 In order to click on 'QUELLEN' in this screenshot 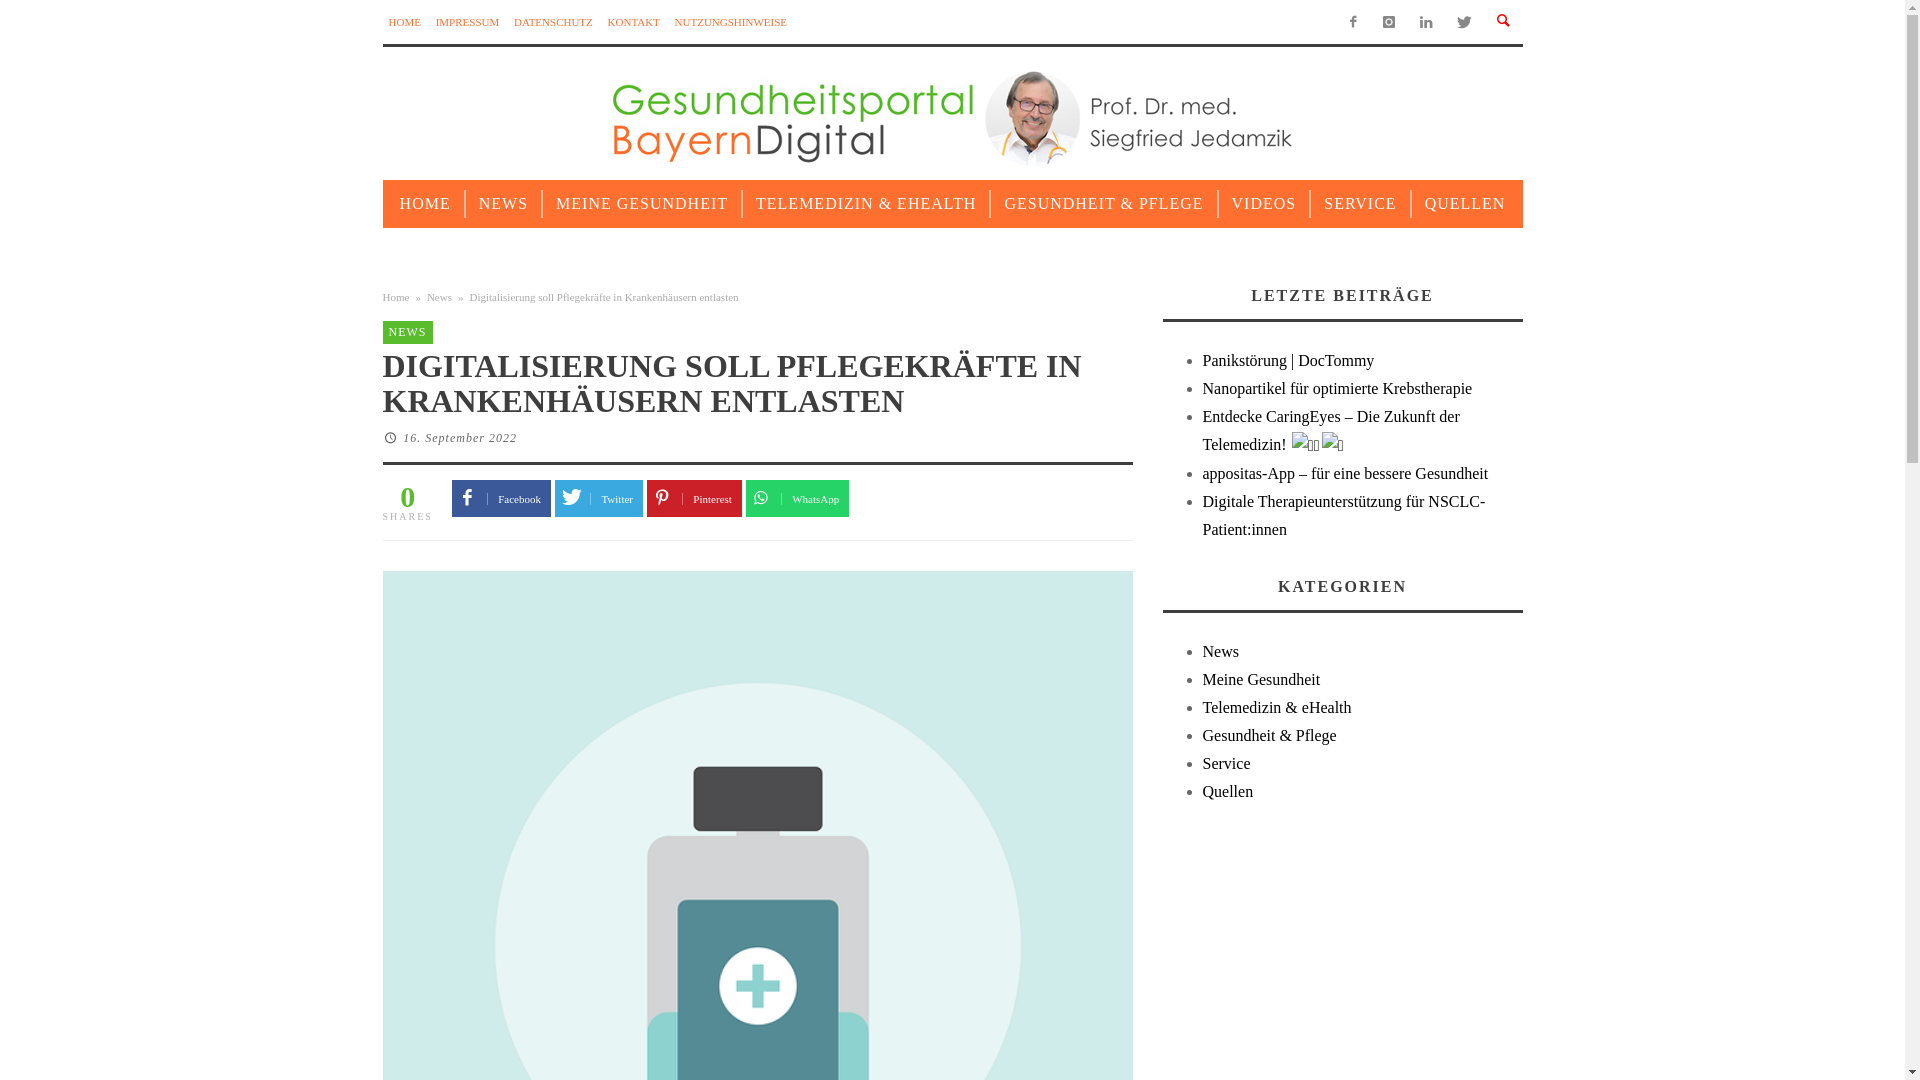, I will do `click(1465, 204)`.